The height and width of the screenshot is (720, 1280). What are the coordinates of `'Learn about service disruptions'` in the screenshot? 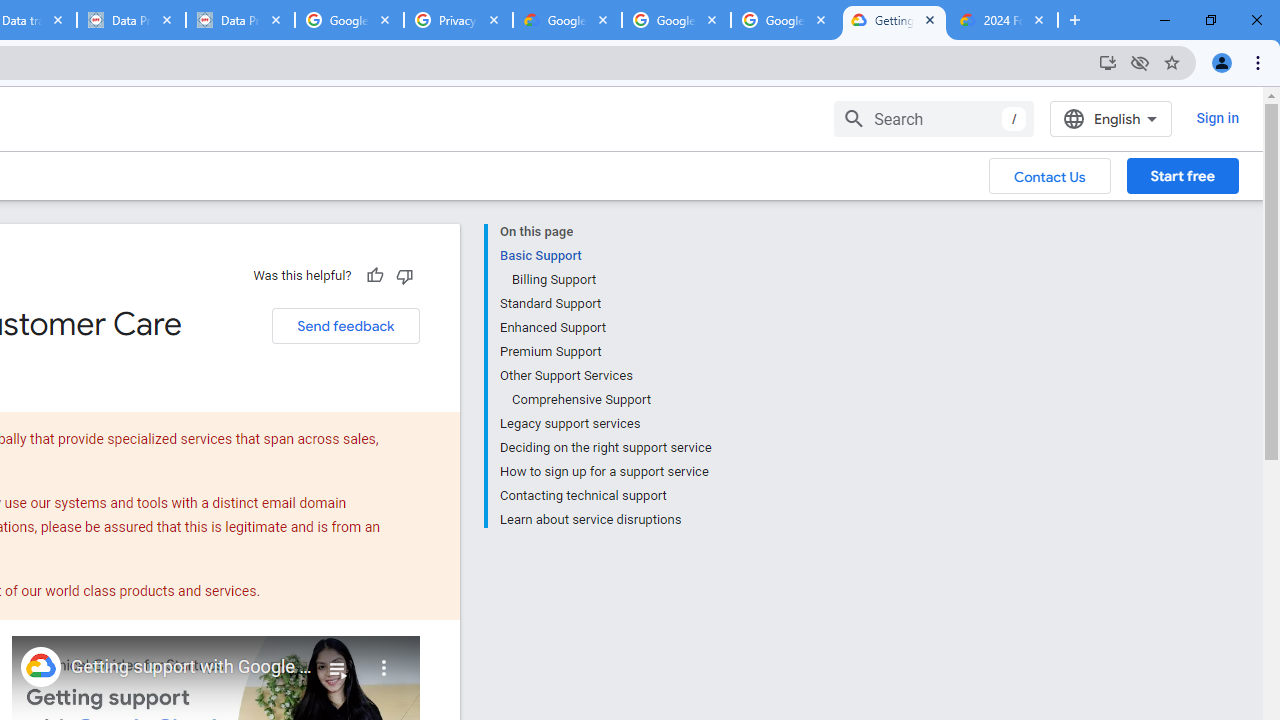 It's located at (604, 517).